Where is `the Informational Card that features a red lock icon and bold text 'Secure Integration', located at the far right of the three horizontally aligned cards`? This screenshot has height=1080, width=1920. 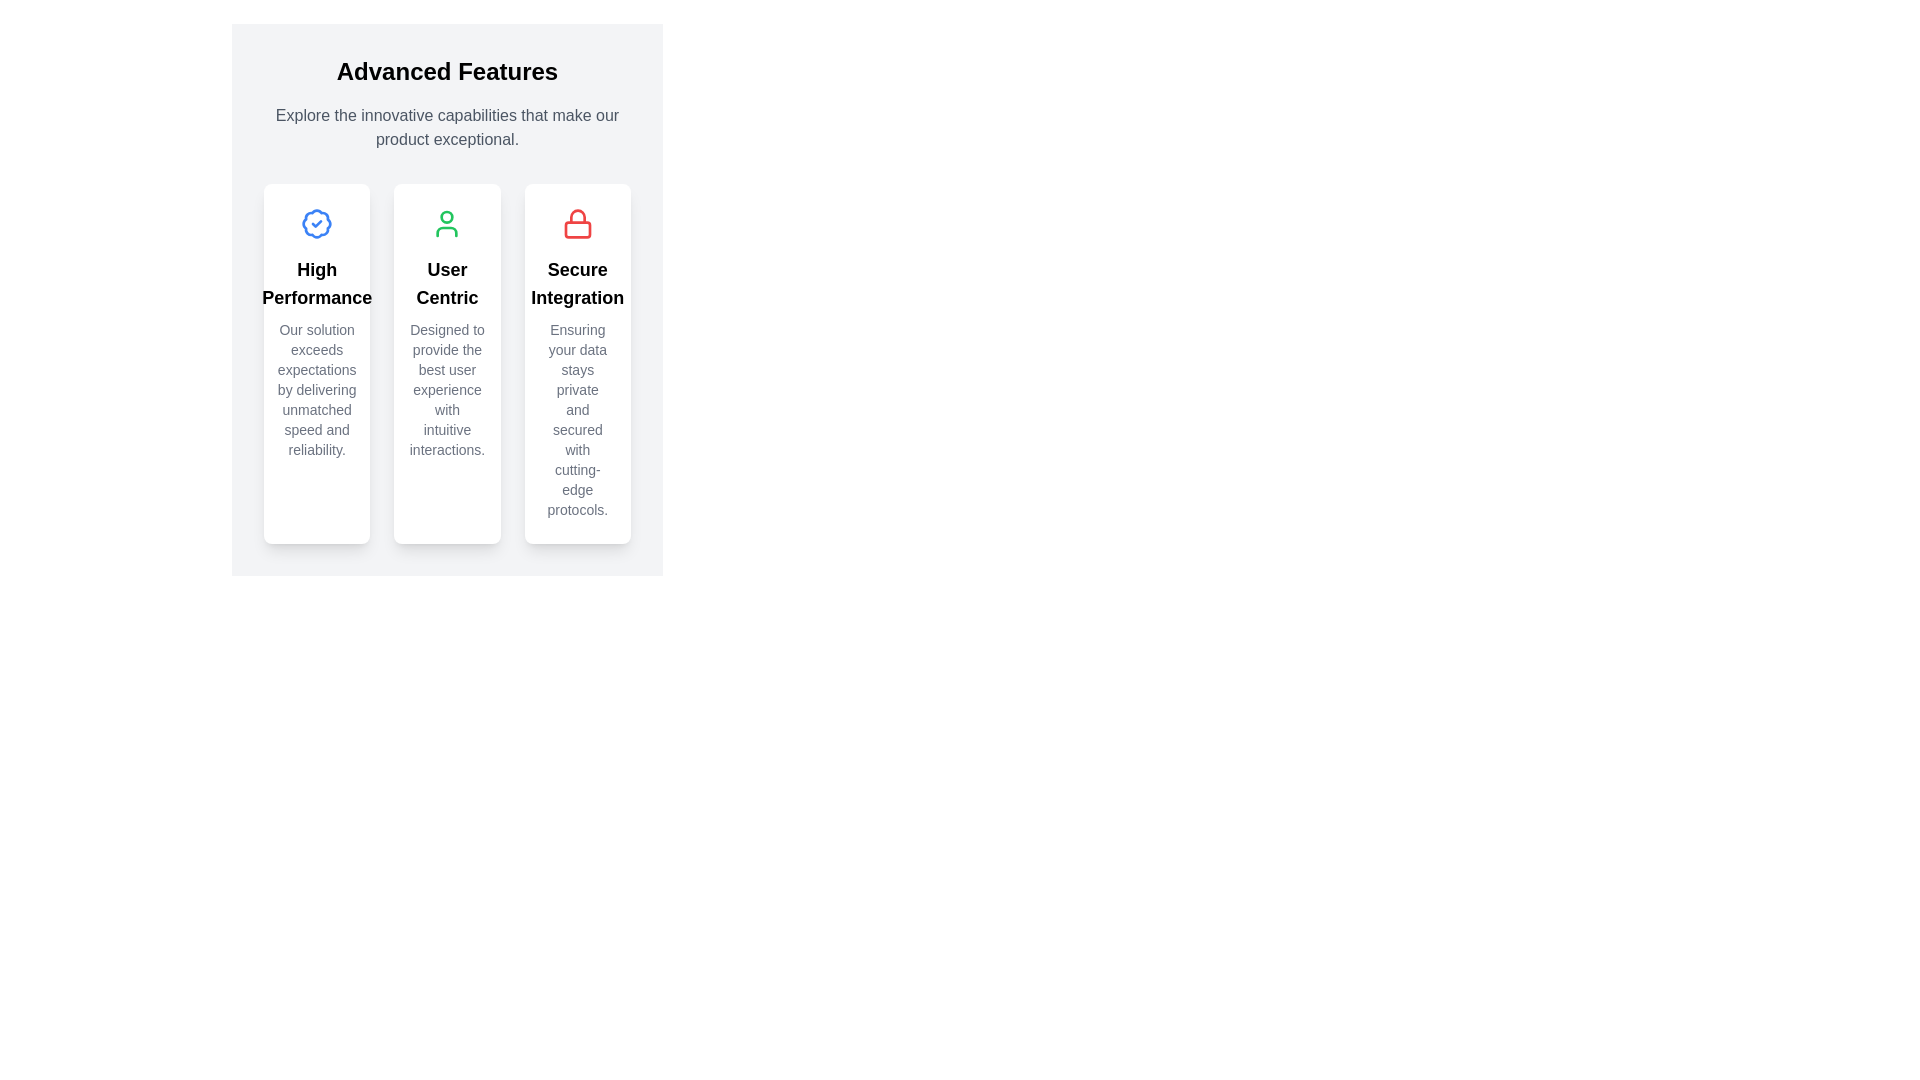
the Informational Card that features a red lock icon and bold text 'Secure Integration', located at the far right of the three horizontally aligned cards is located at coordinates (576, 363).